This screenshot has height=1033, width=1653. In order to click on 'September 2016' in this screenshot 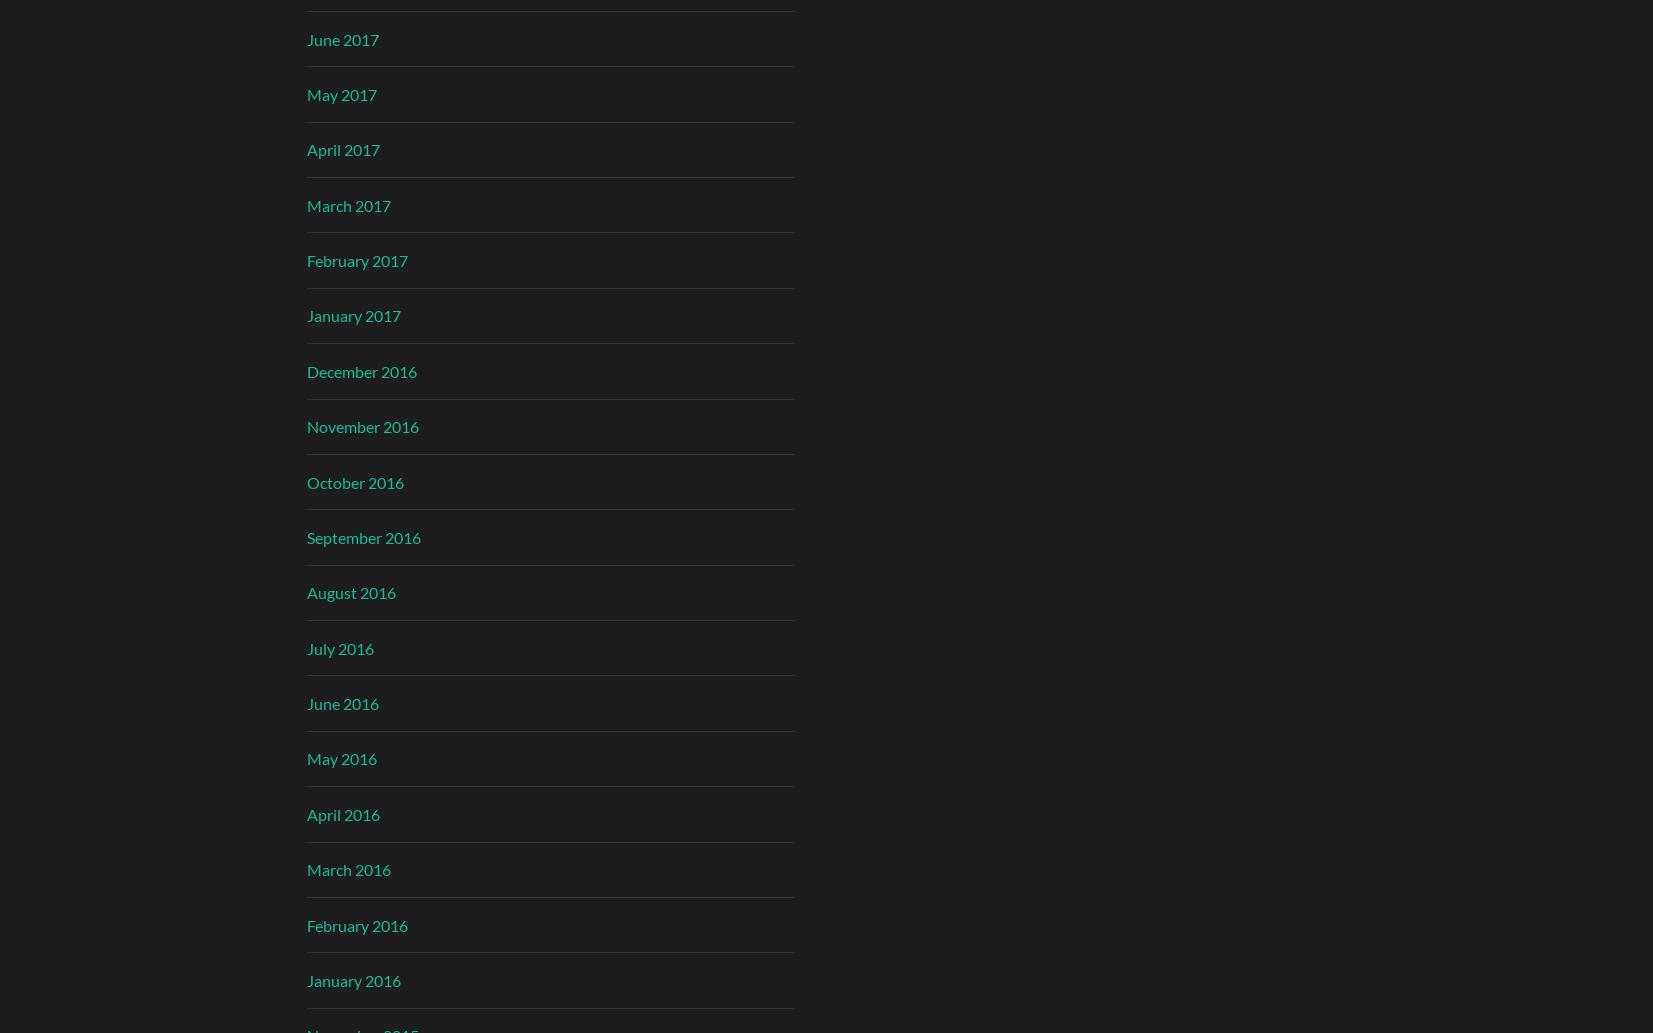, I will do `click(361, 535)`.